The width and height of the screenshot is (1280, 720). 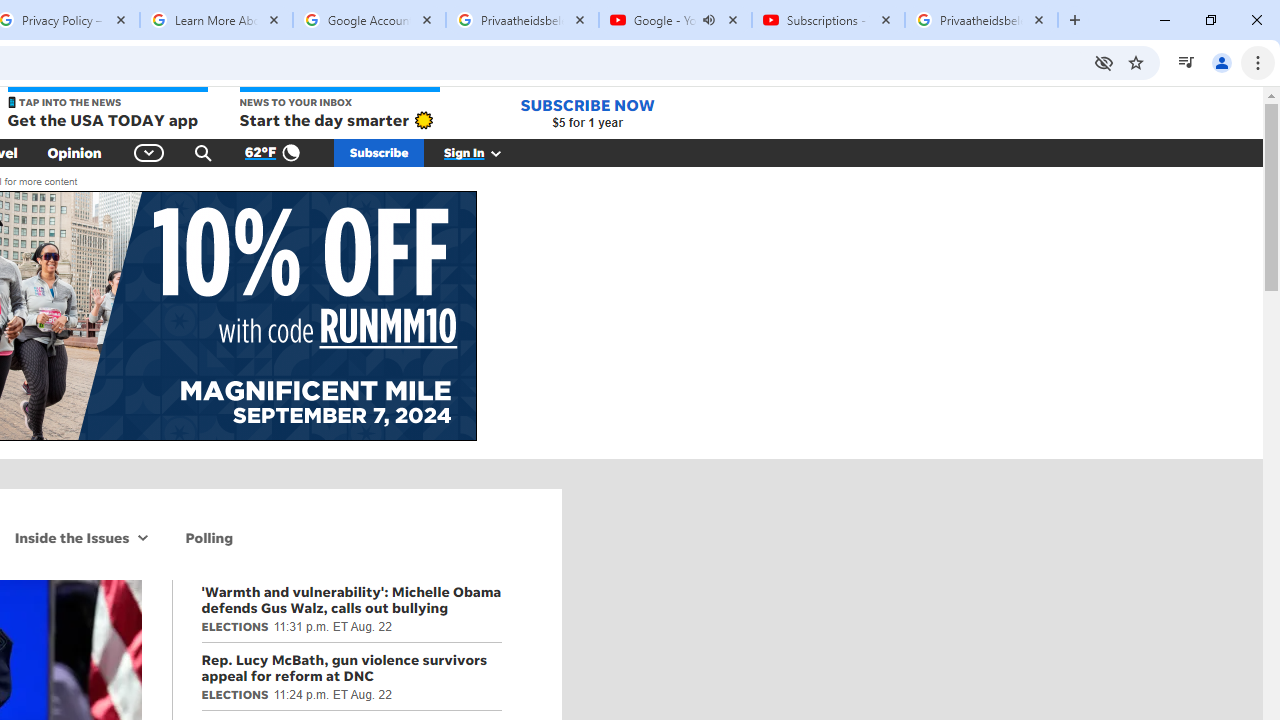 I want to click on 'Polling', so click(x=209, y=536).